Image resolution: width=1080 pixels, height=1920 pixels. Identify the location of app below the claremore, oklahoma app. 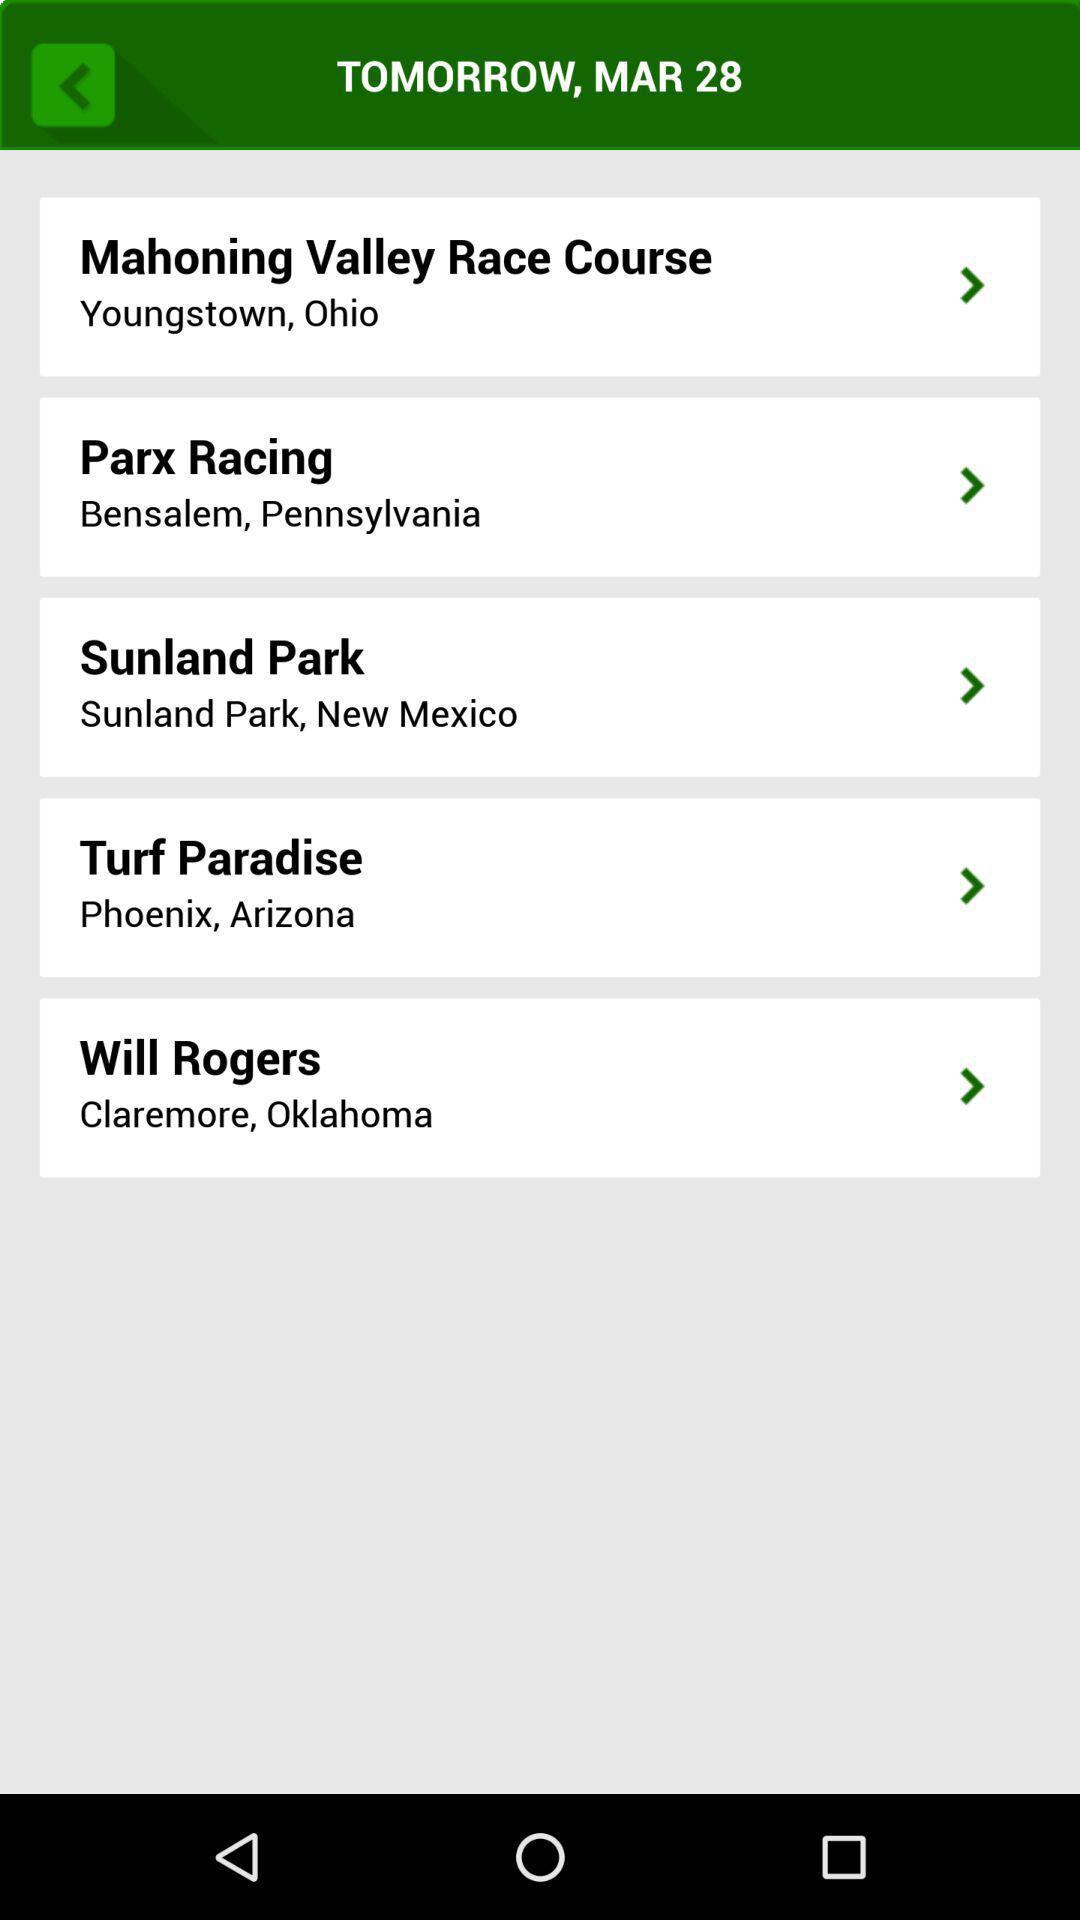
(540, 1509).